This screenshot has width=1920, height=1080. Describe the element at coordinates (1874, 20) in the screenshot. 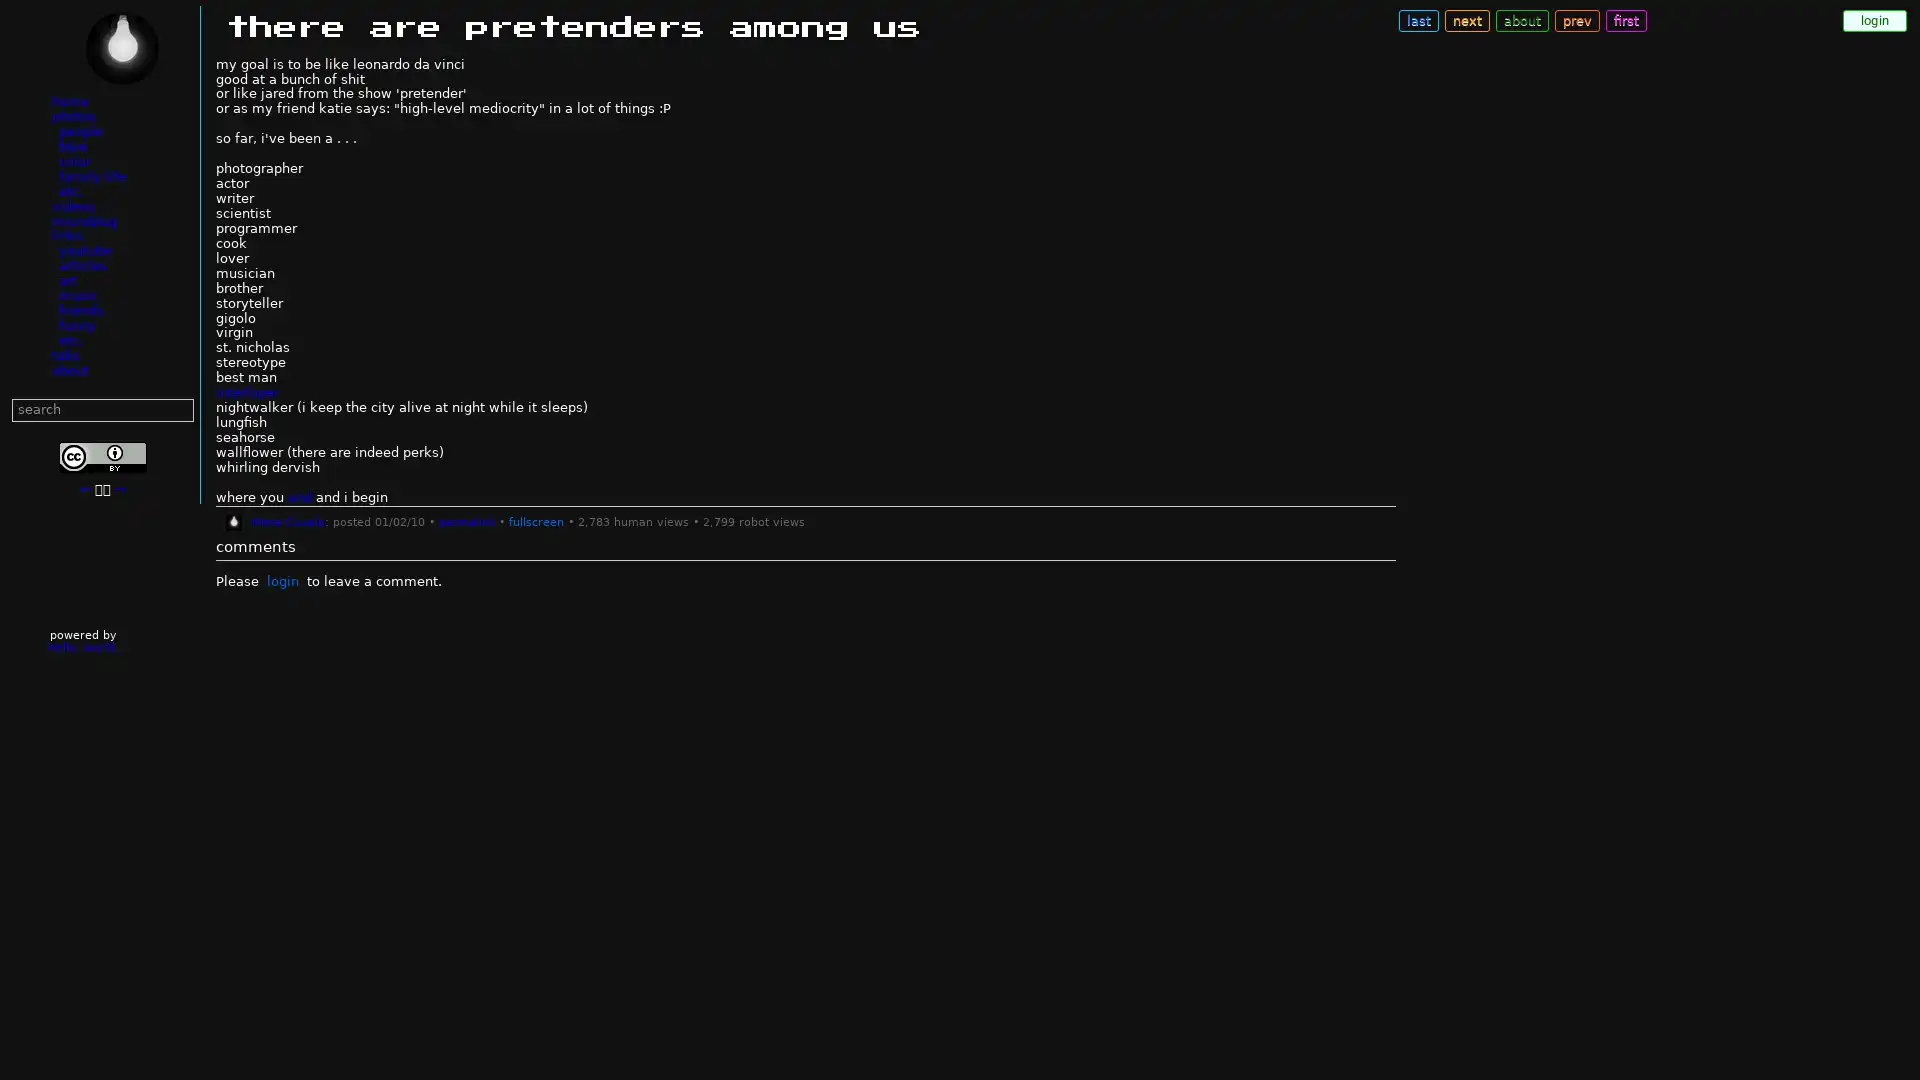

I see `login` at that location.